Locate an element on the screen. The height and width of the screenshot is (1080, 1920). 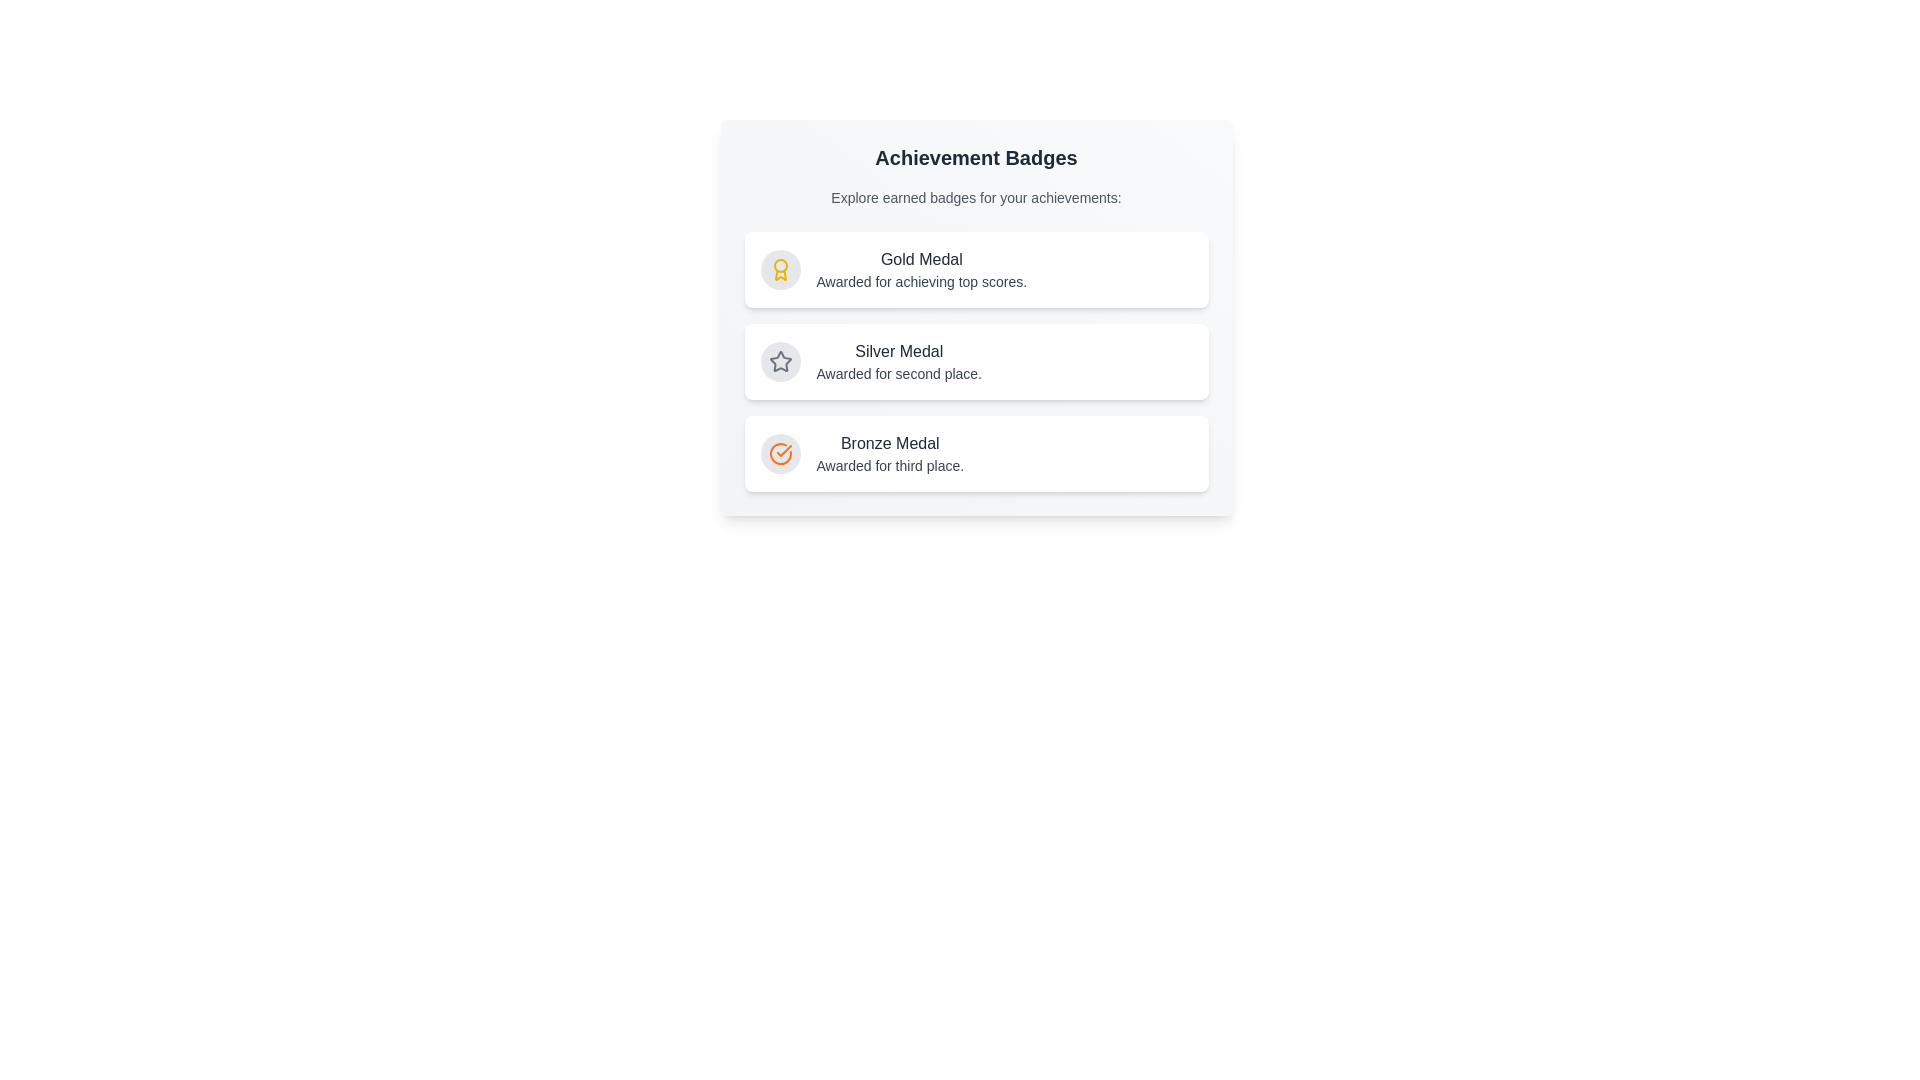
the text label displaying 'Awarded for third place.' which is located below 'Bronze Medal' in the third card of the achievement badges section is located at coordinates (889, 466).